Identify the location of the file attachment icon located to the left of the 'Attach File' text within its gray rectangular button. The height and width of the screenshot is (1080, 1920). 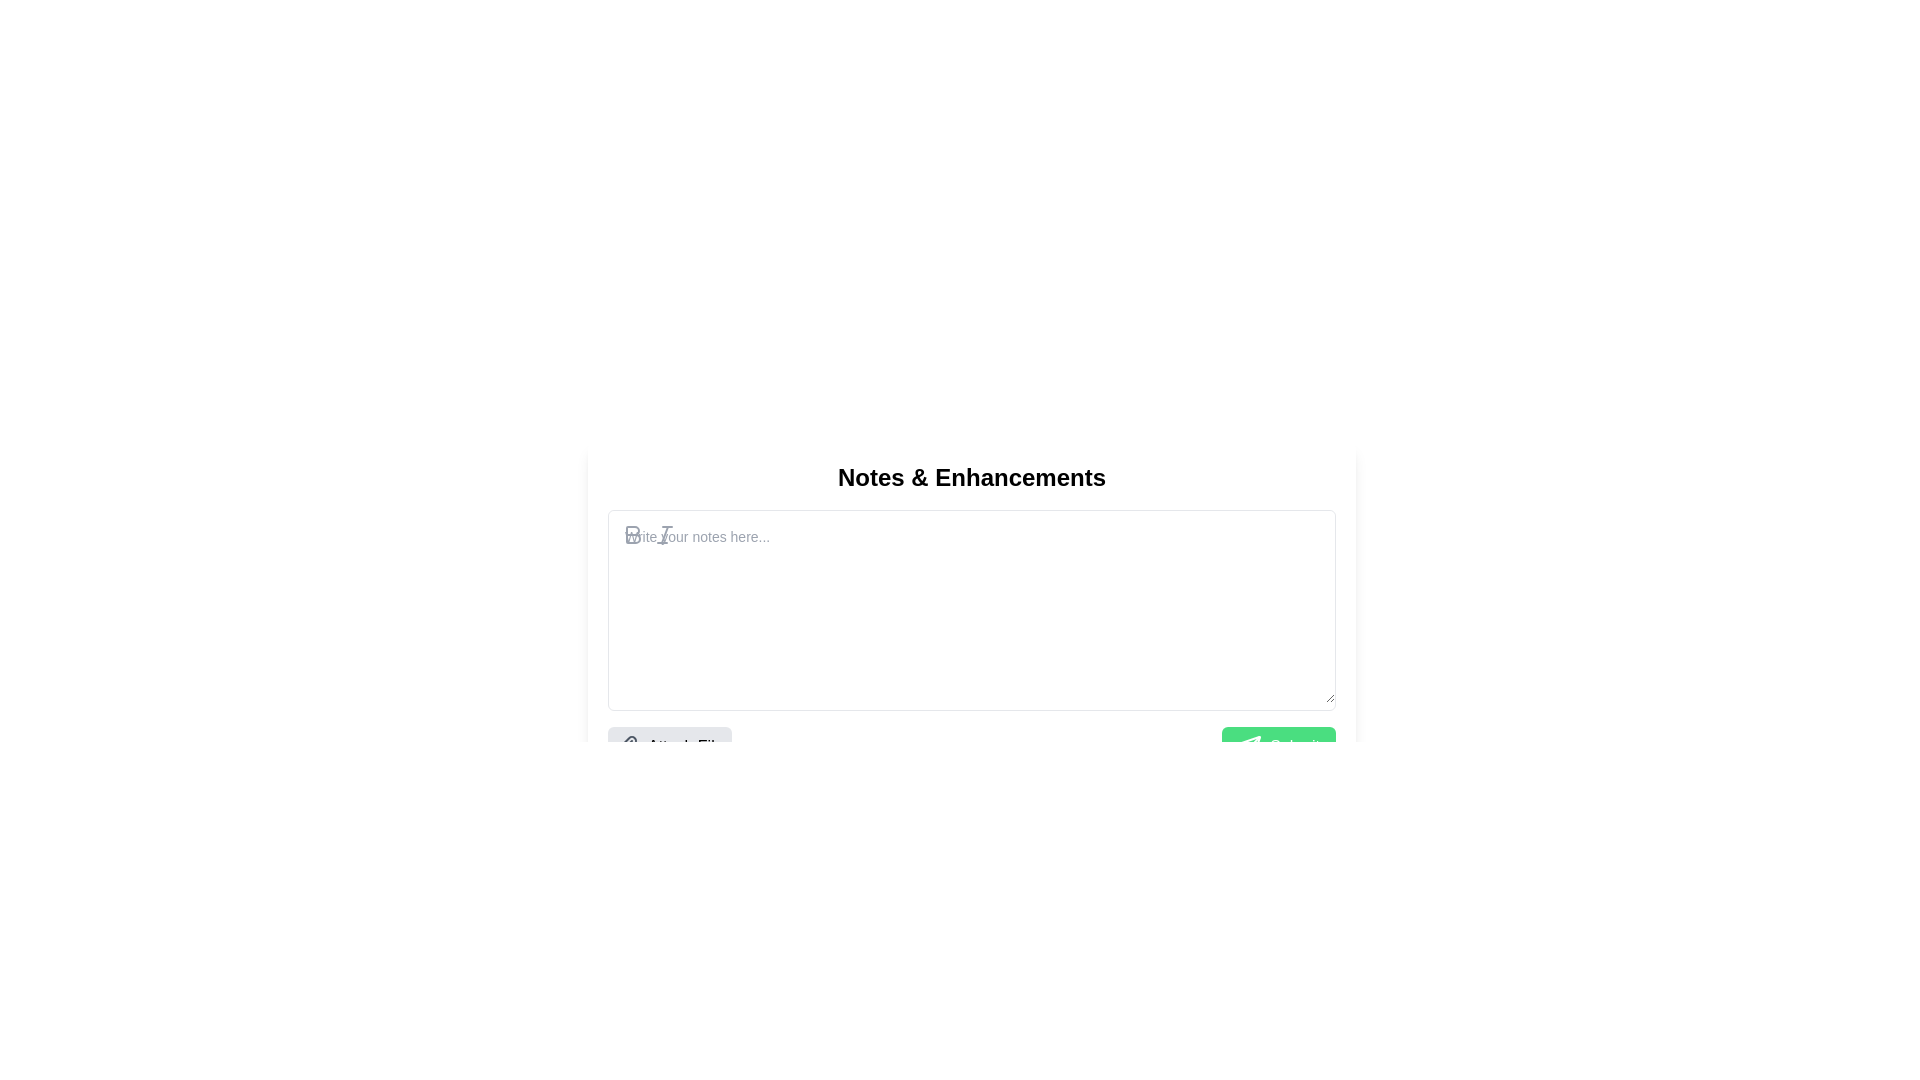
(627, 747).